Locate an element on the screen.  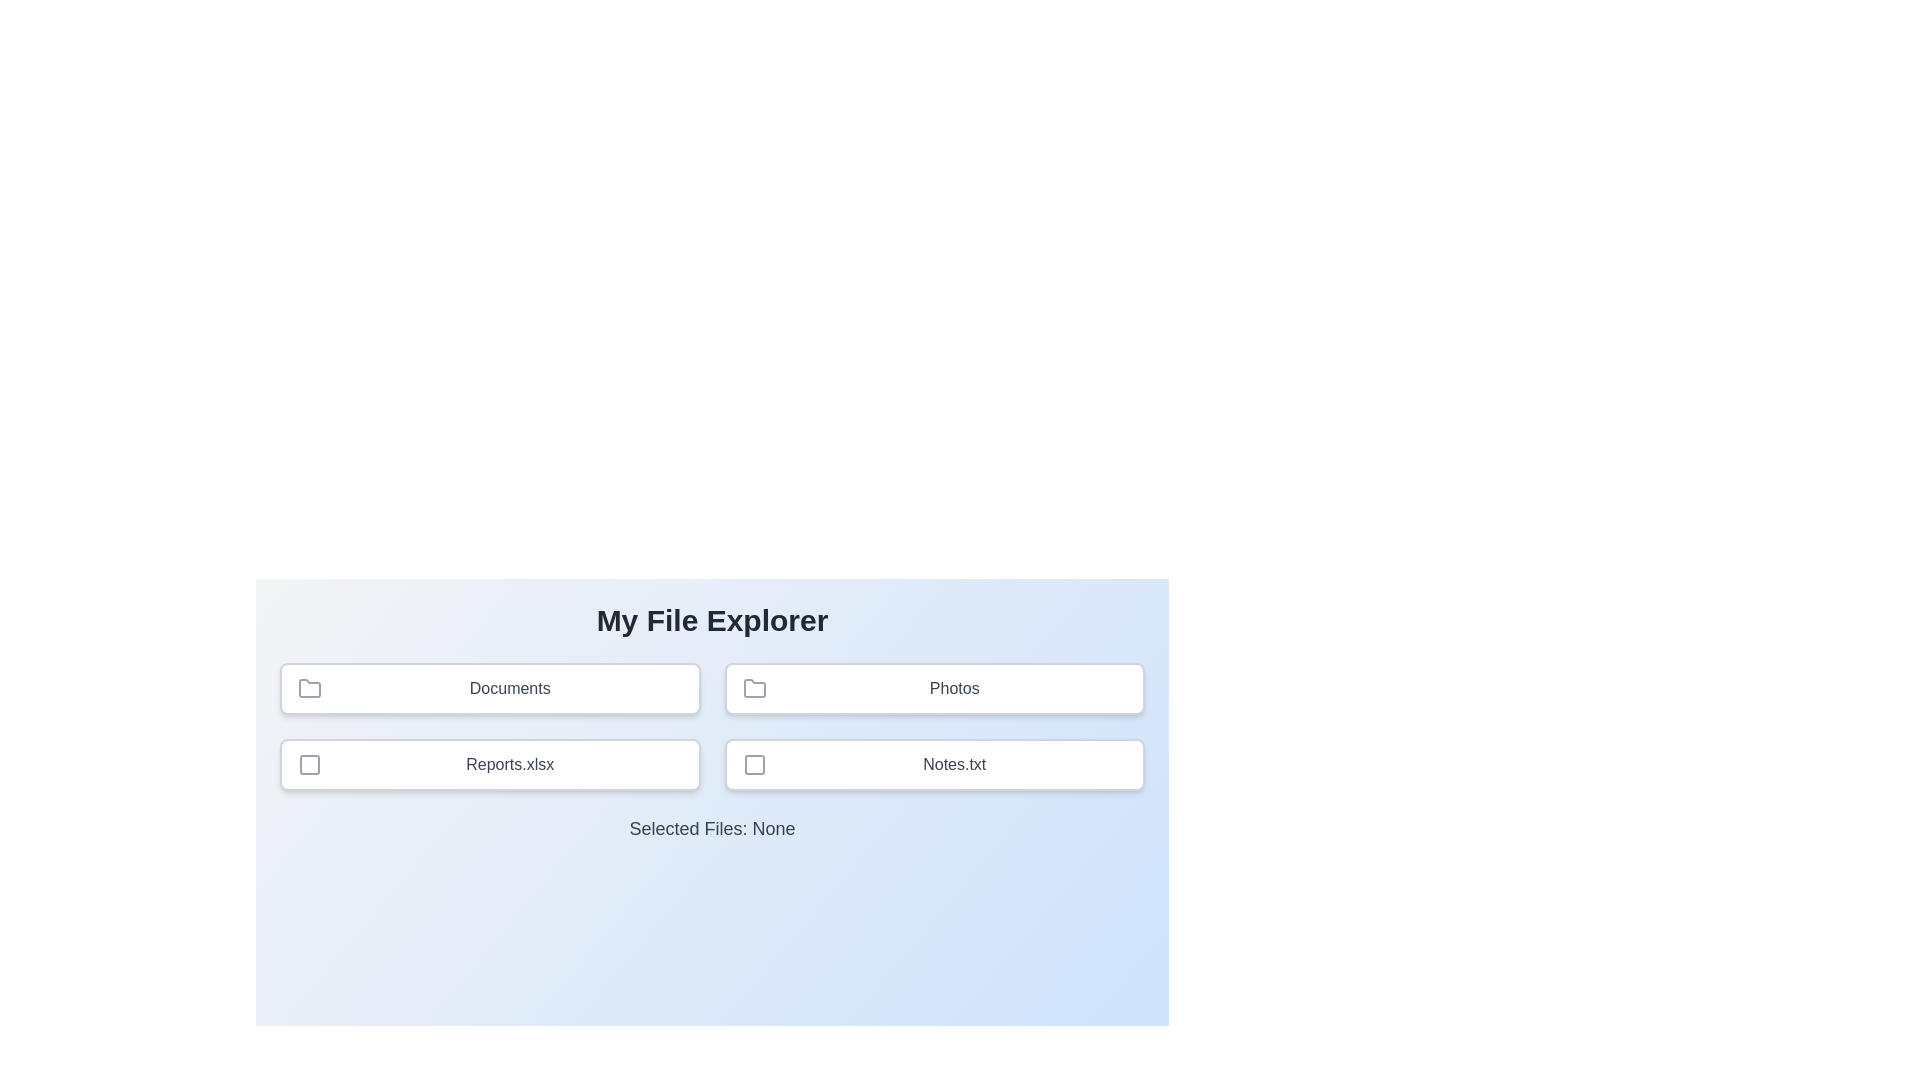
the file Notes.txt to view it in the selected files list is located at coordinates (933, 764).